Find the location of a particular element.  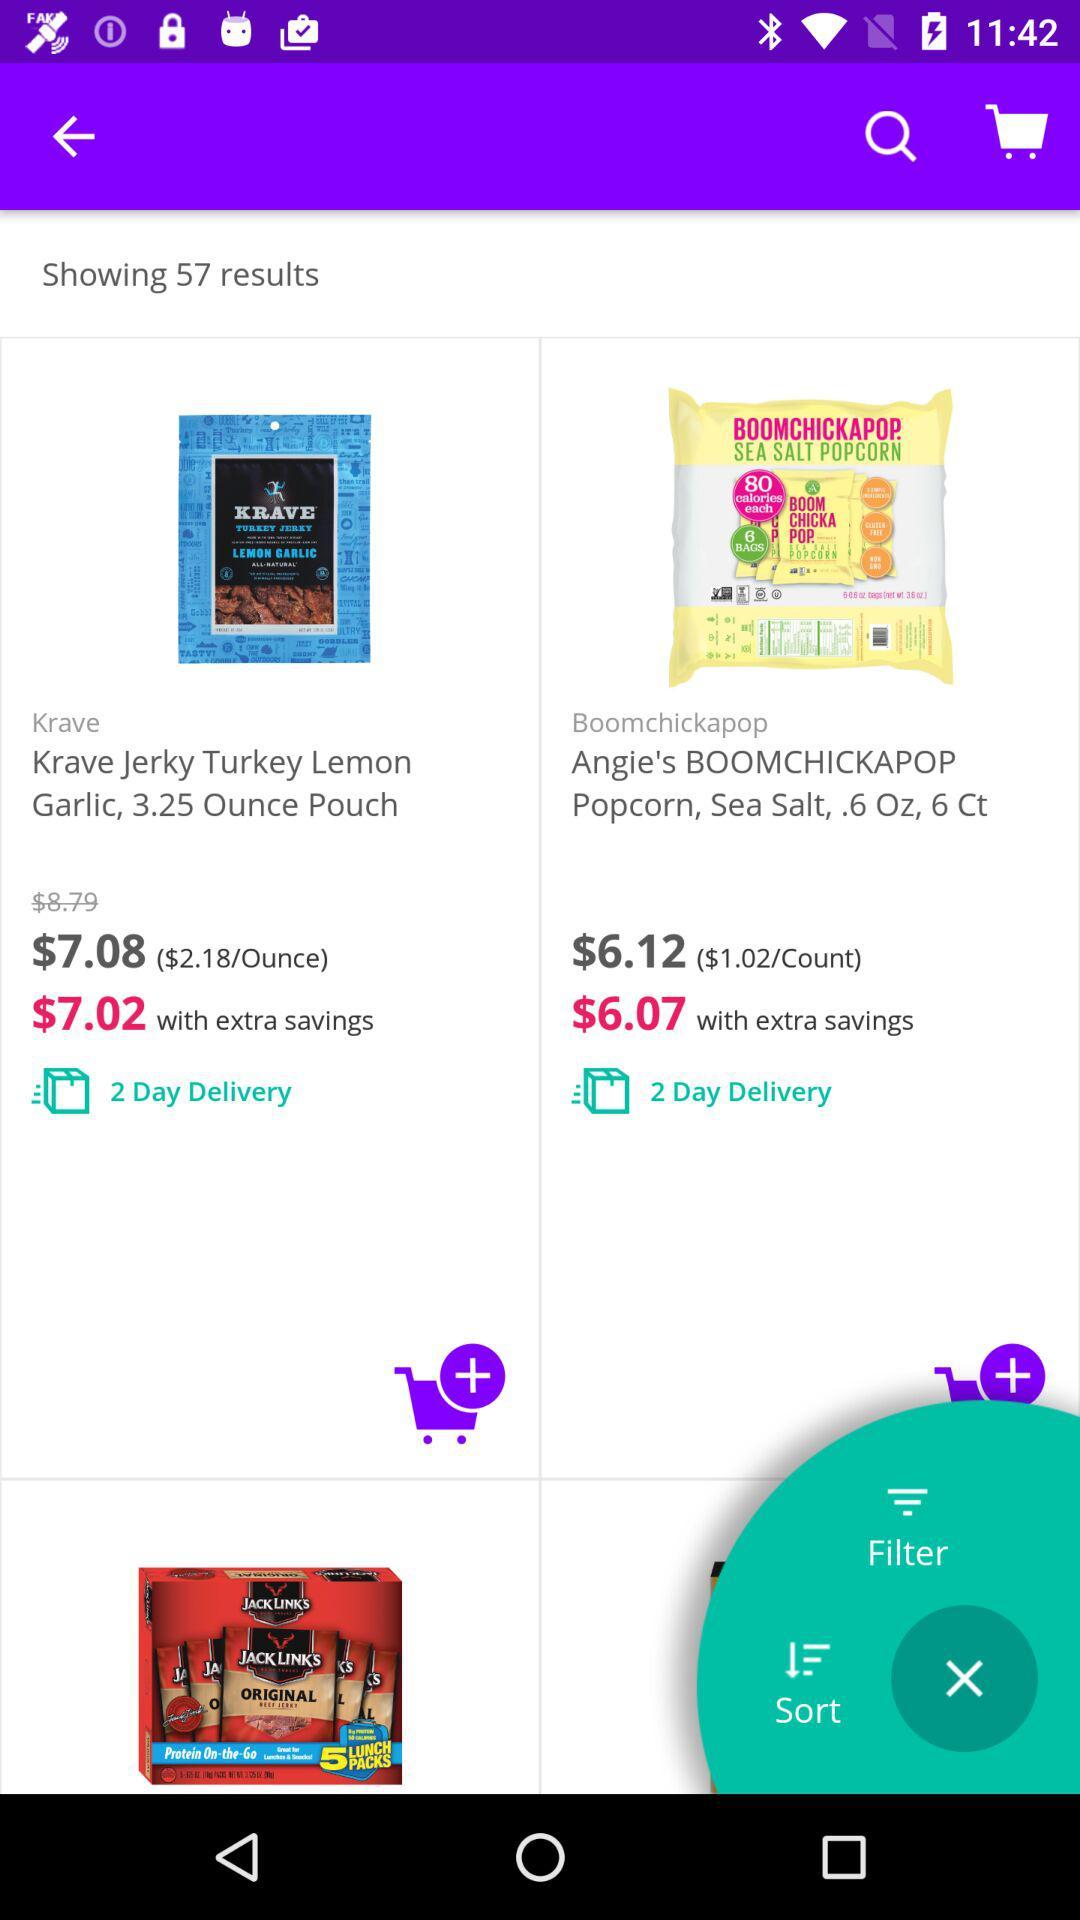

to shopping cart is located at coordinates (991, 1392).